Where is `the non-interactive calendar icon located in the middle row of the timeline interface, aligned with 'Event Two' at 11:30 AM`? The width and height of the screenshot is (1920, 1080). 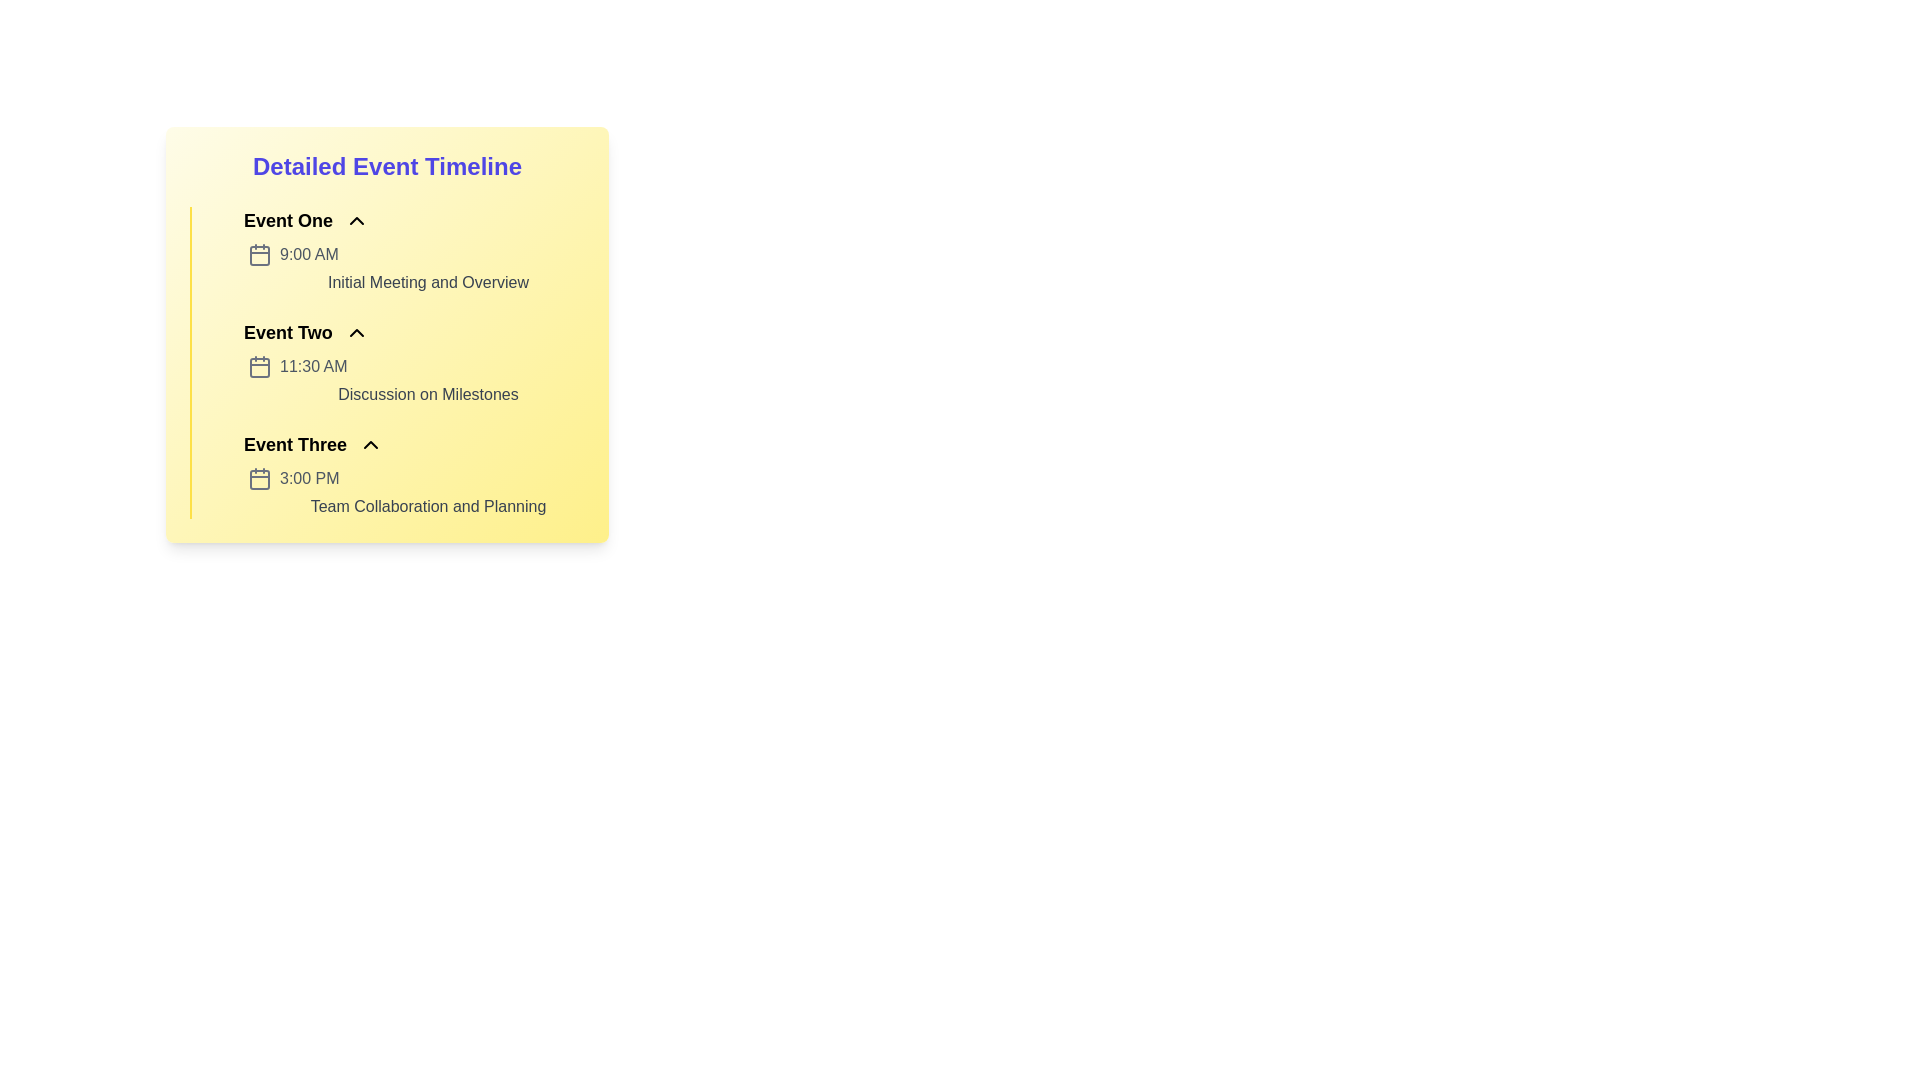 the non-interactive calendar icon located in the middle row of the timeline interface, aligned with 'Event Two' at 11:30 AM is located at coordinates (258, 366).